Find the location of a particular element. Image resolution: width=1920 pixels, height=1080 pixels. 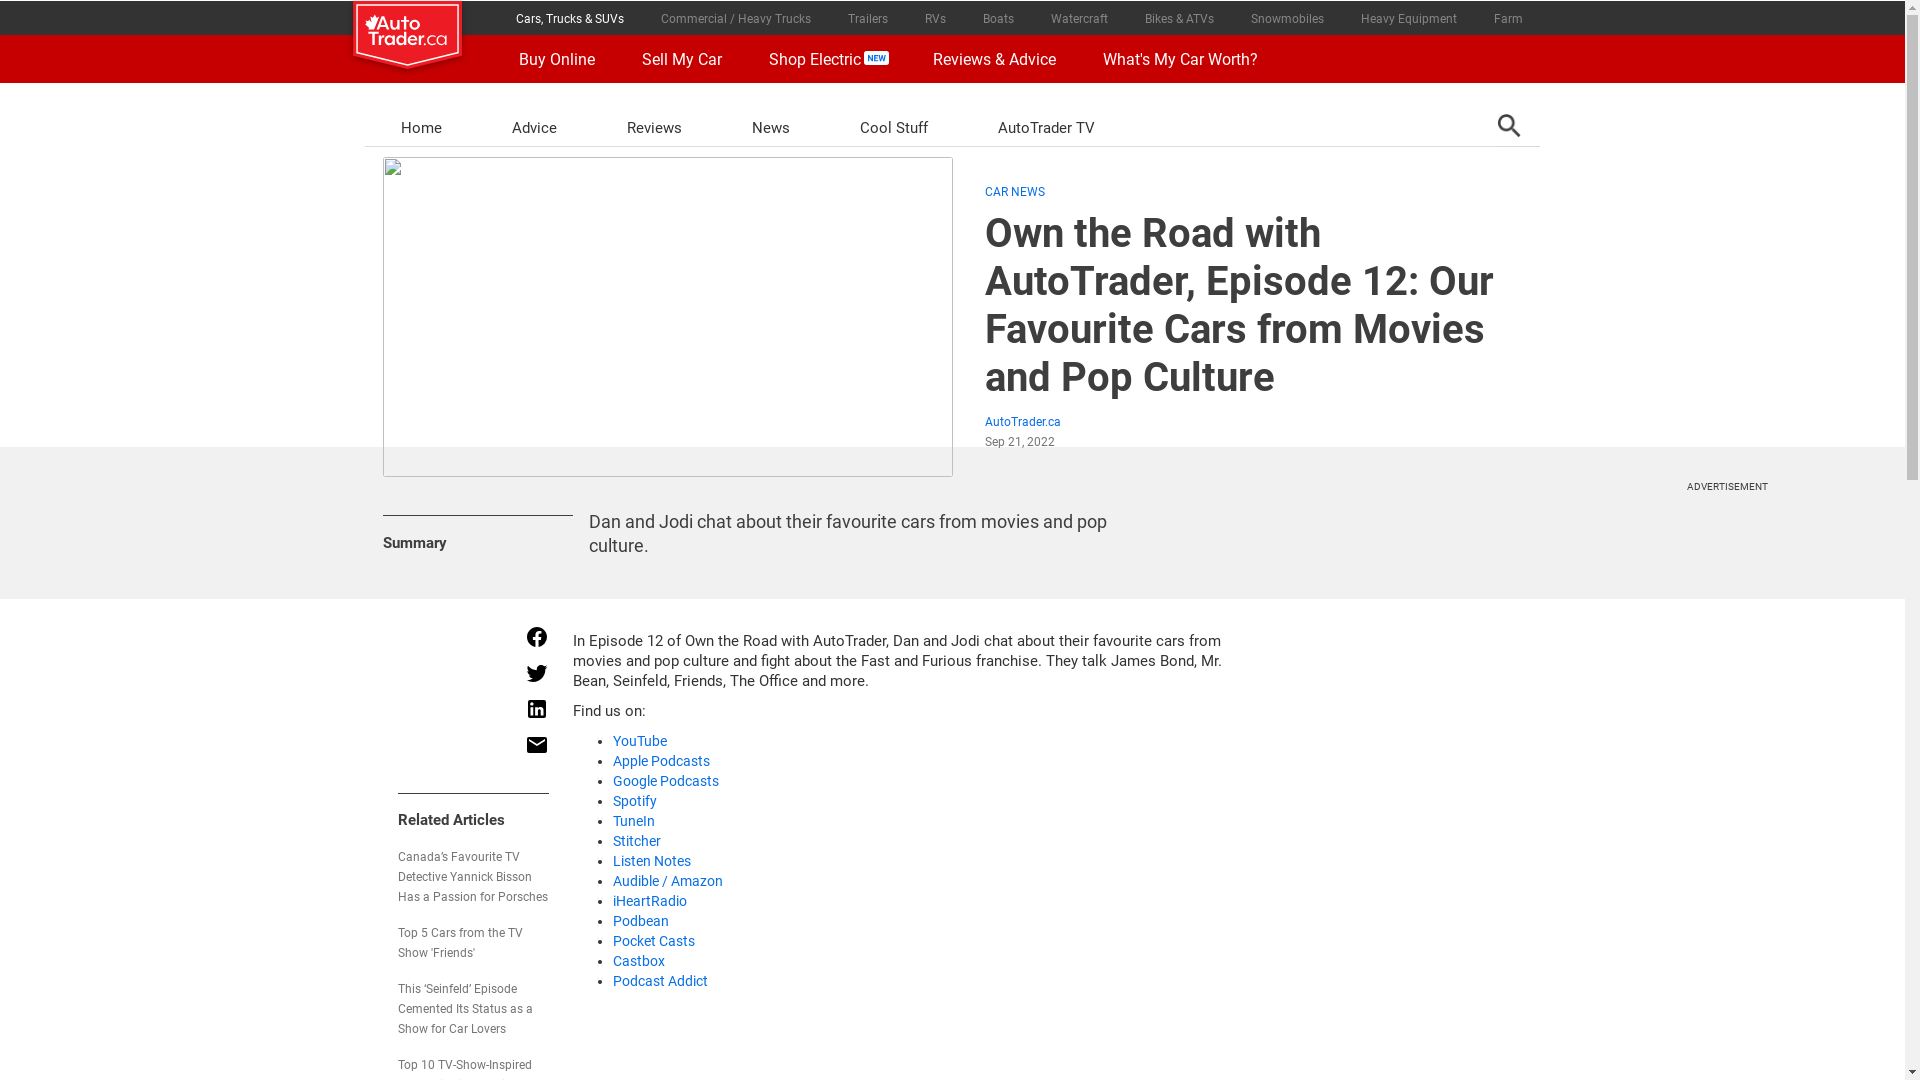

'Farm' is located at coordinates (1508, 18).